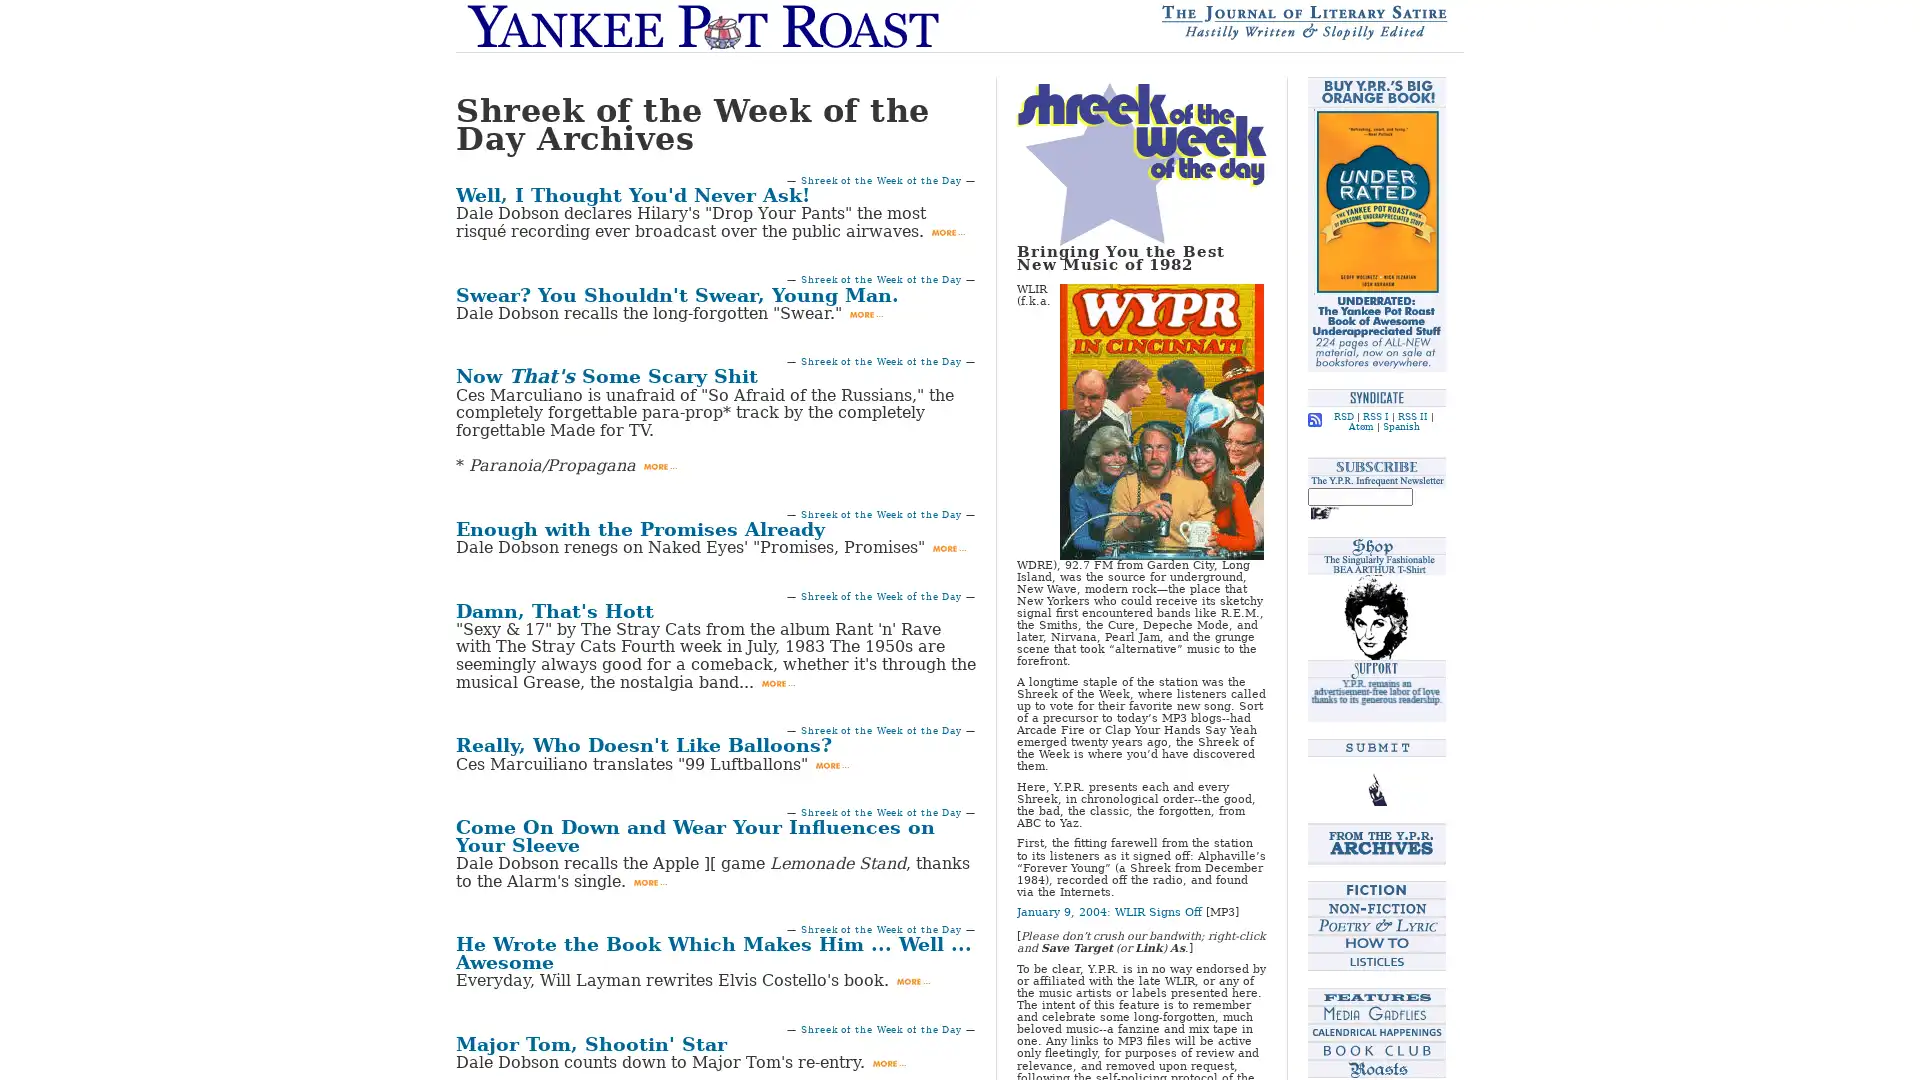 The height and width of the screenshot is (1080, 1920). Describe the element at coordinates (1324, 512) in the screenshot. I see `Onward!` at that location.